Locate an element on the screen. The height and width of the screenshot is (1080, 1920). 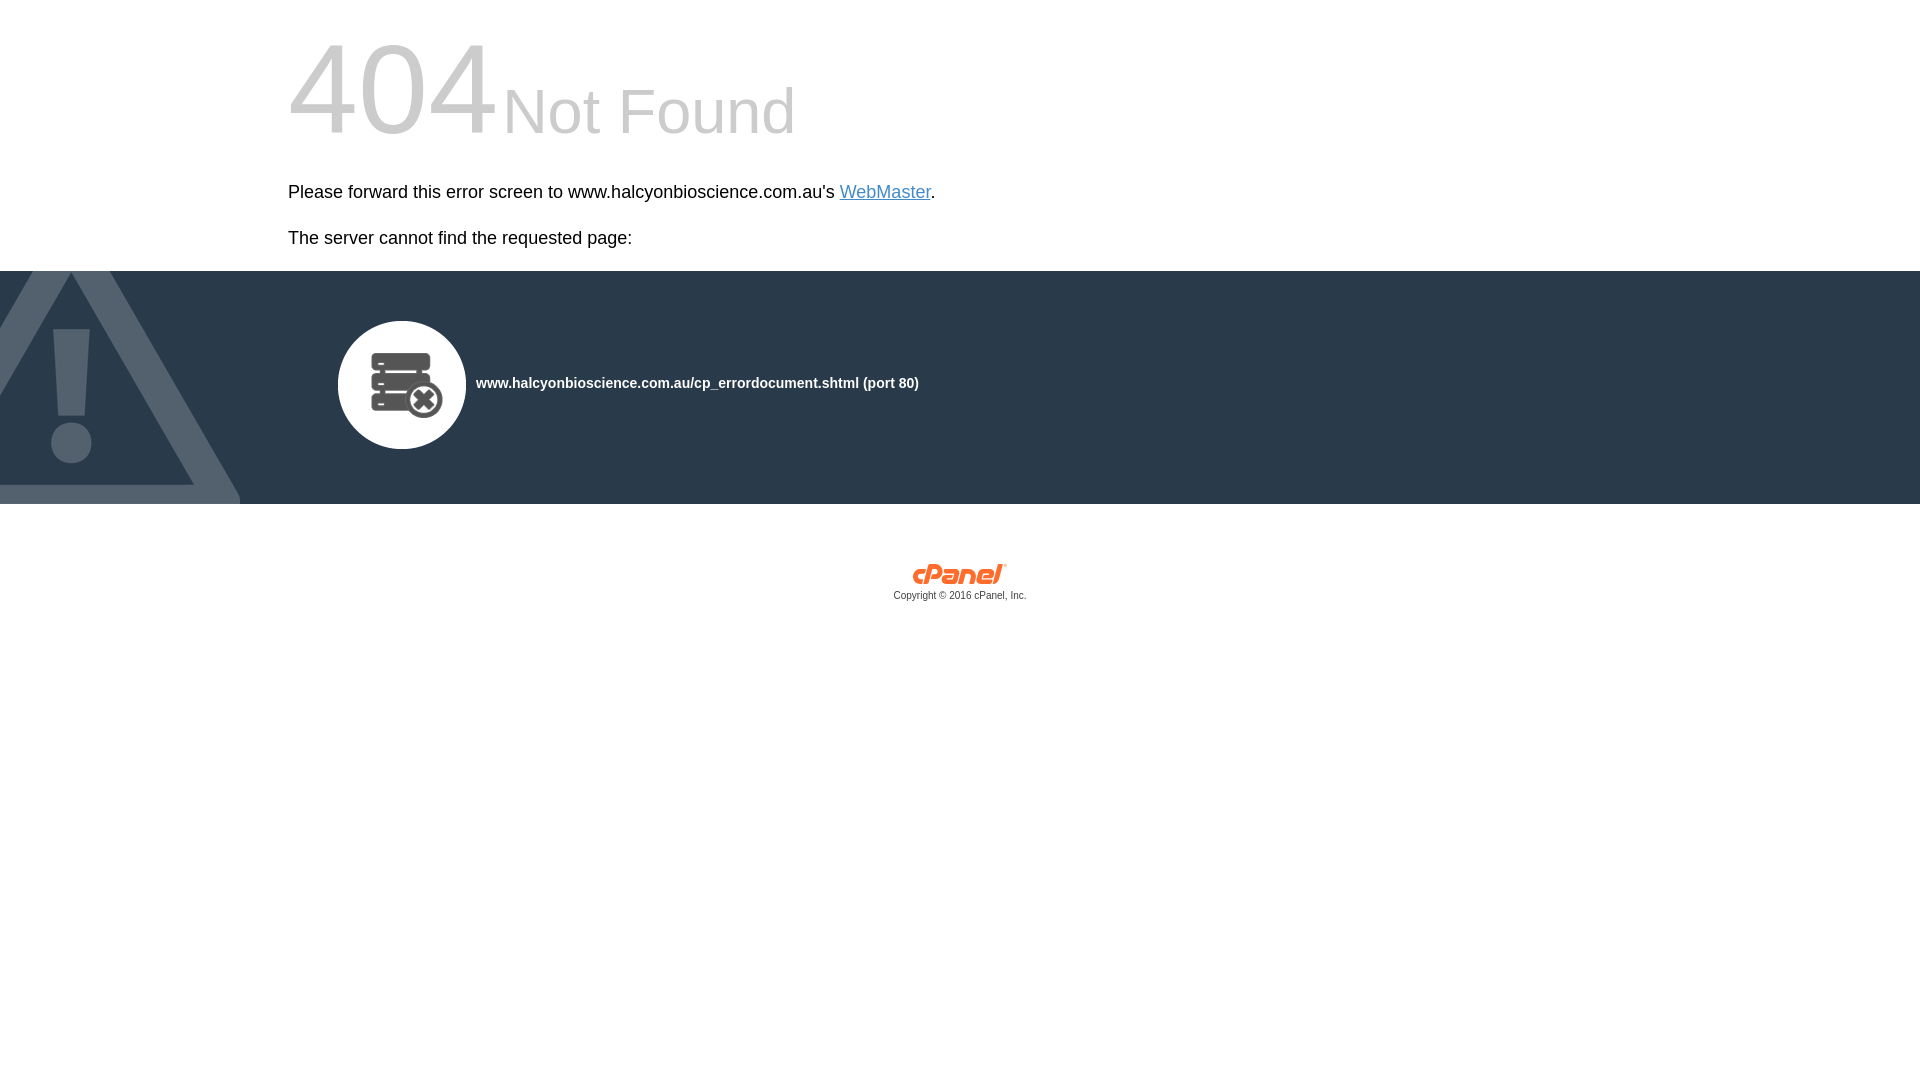
'WebMaster' is located at coordinates (840, 192).